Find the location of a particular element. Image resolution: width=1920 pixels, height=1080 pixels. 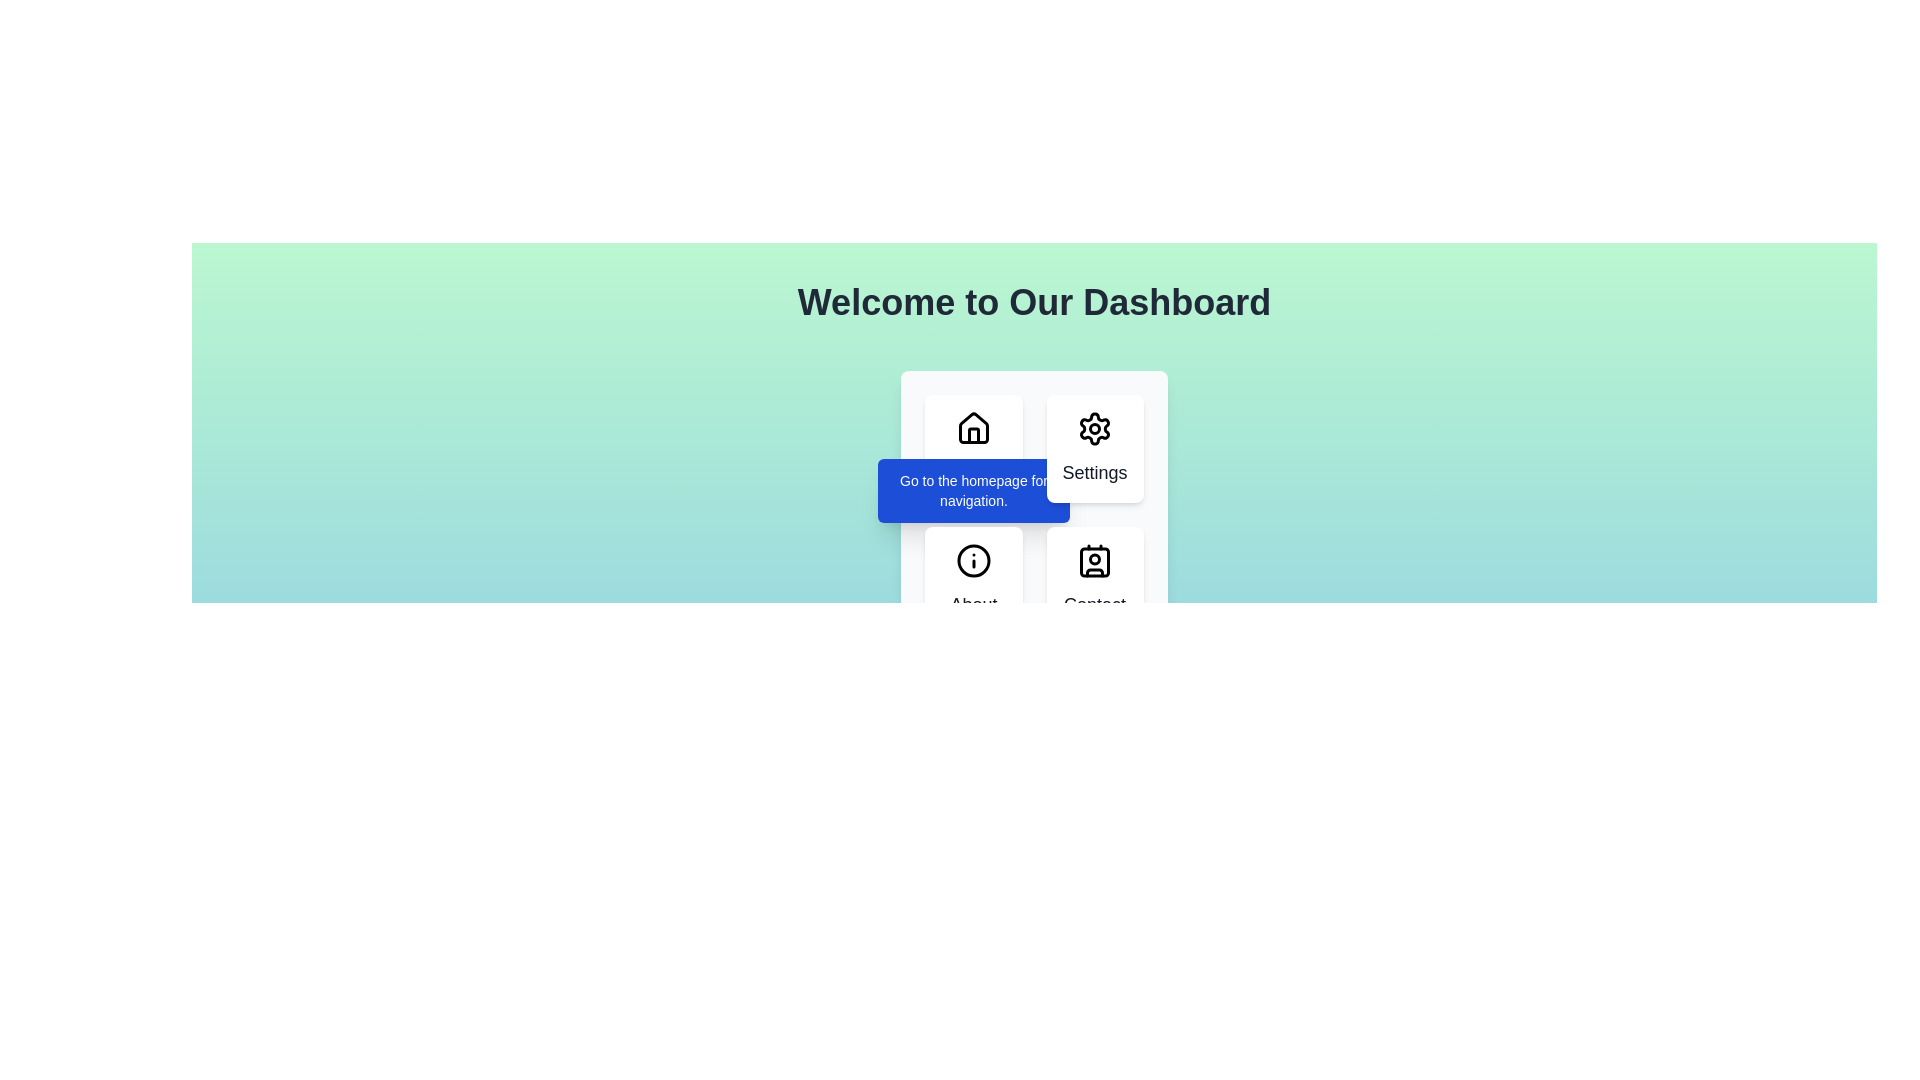

the house icon located in the top-left button of the square button grid beneath the 'Welcome to Our Dashboard' heading is located at coordinates (974, 427).